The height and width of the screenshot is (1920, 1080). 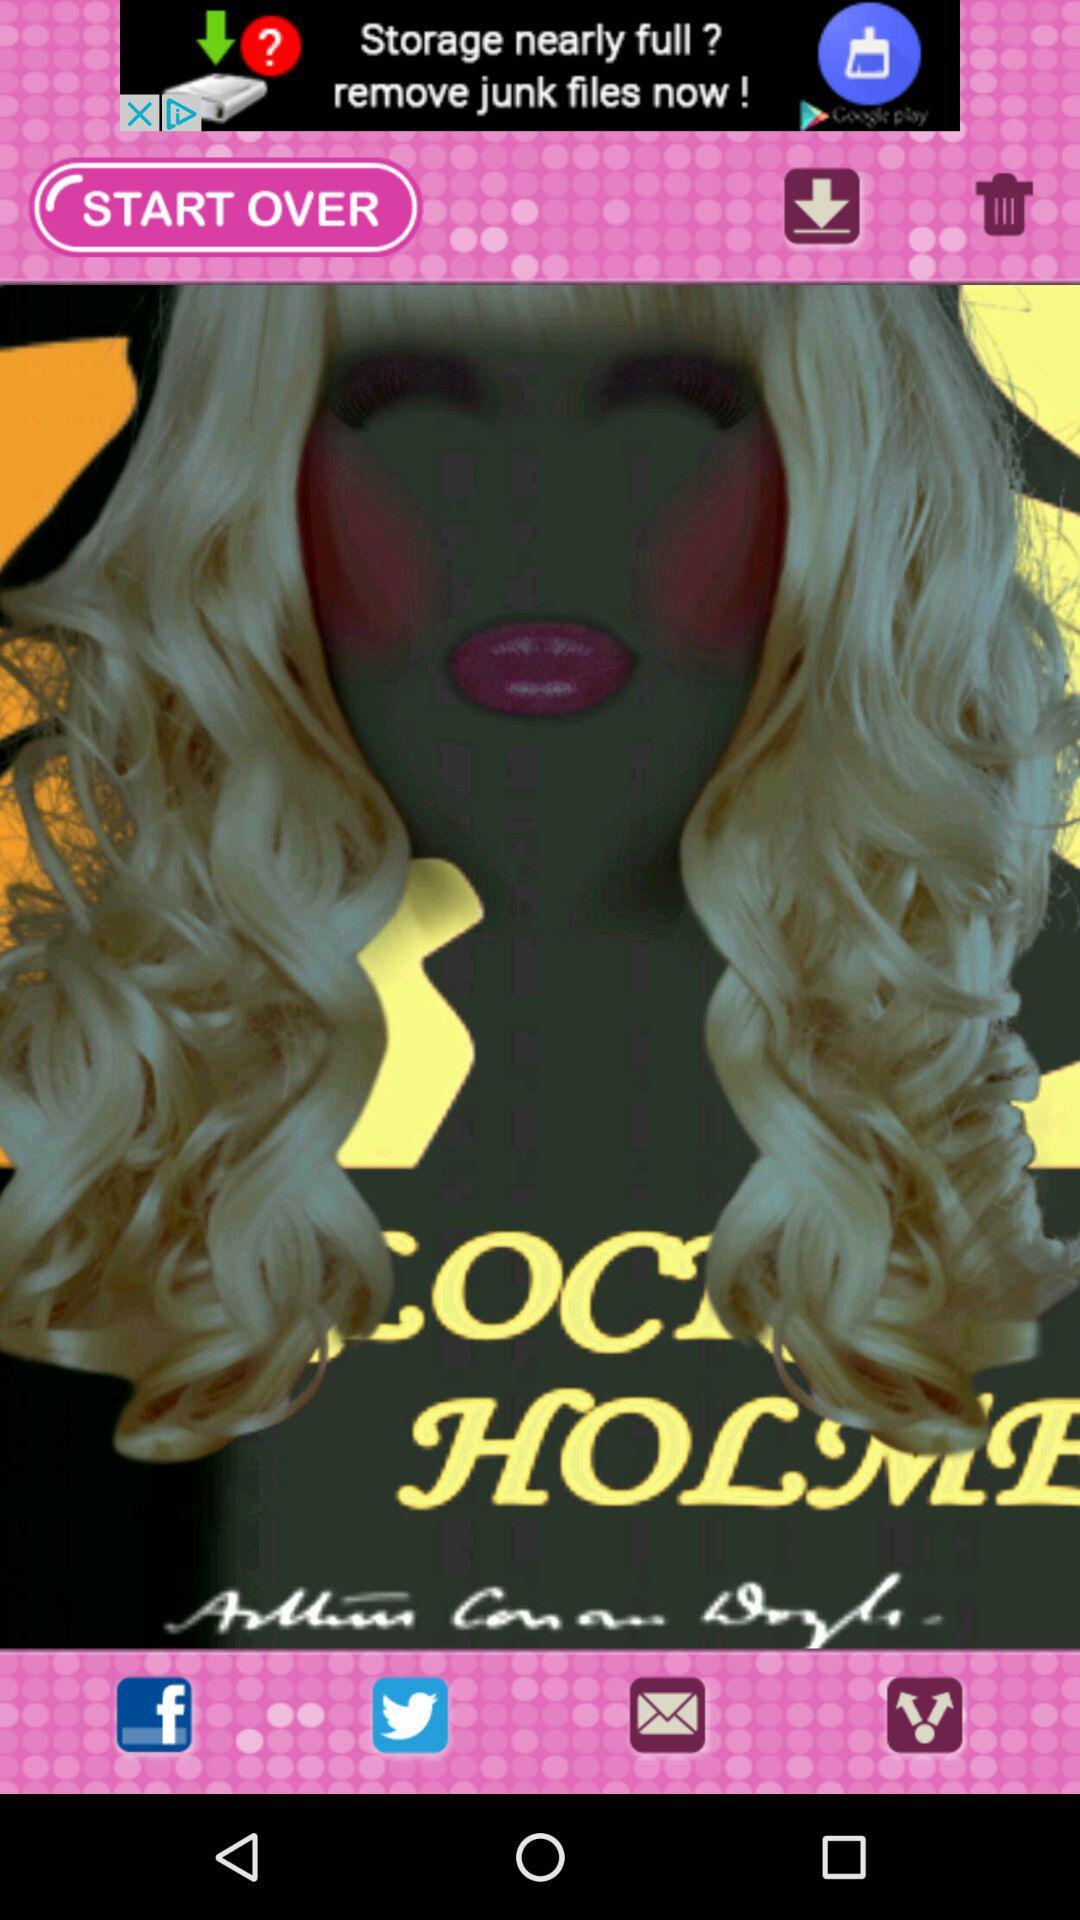 I want to click on twitter icon, so click(x=409, y=1720).